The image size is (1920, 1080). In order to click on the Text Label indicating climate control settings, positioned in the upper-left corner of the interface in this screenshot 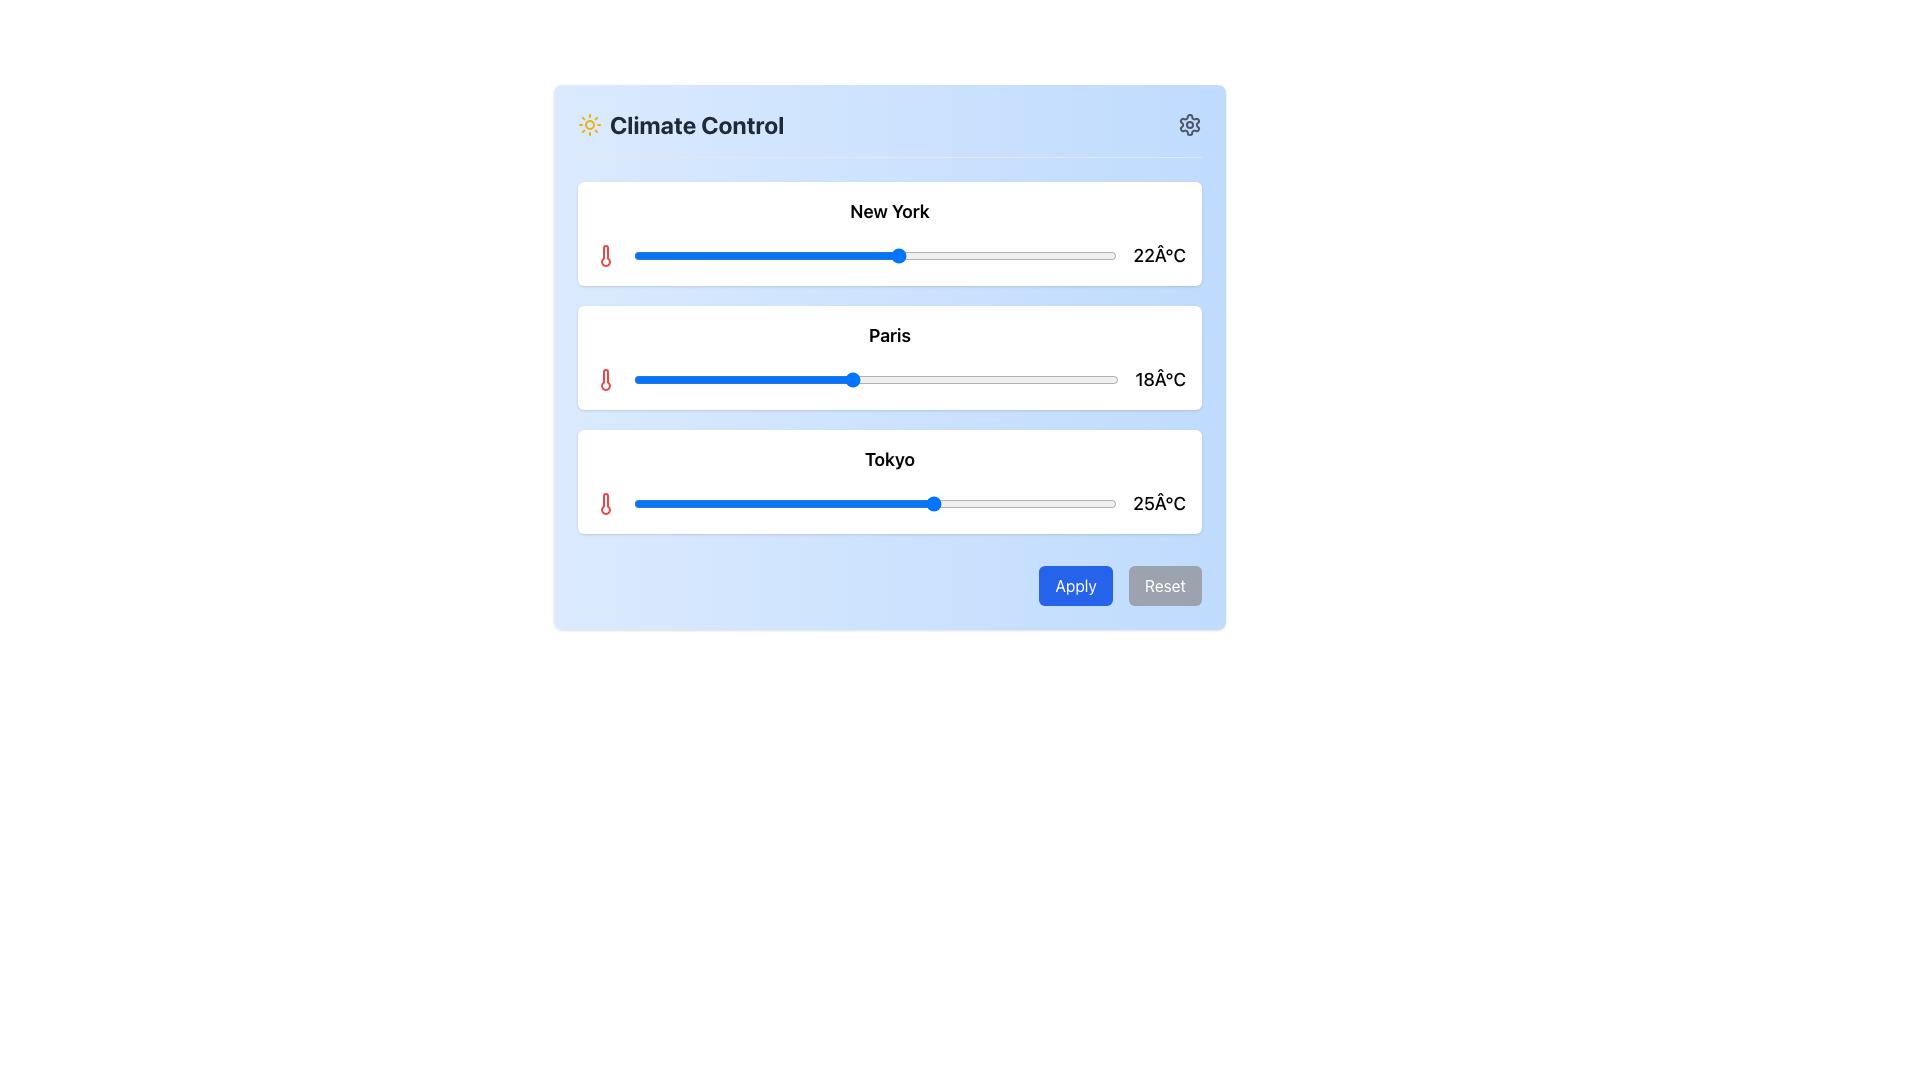, I will do `click(697, 124)`.